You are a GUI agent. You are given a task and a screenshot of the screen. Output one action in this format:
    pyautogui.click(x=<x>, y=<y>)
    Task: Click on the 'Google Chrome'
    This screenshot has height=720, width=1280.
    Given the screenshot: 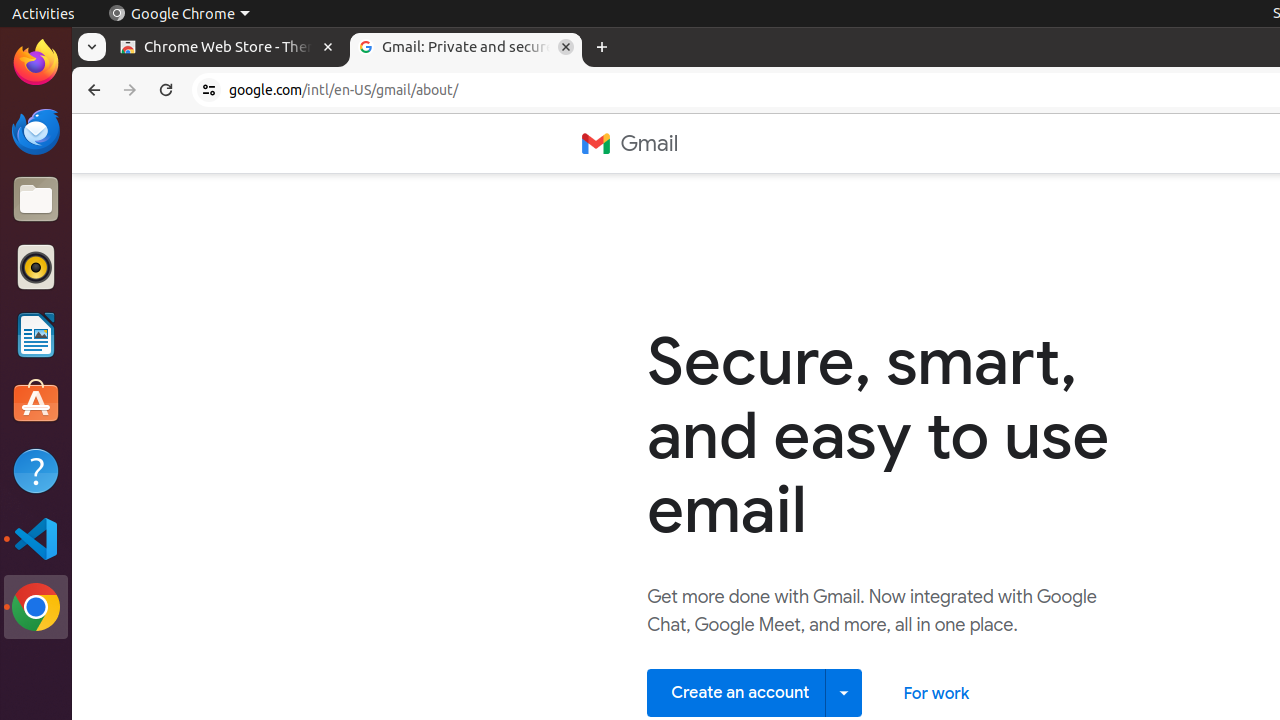 What is the action you would take?
    pyautogui.click(x=178, y=13)
    